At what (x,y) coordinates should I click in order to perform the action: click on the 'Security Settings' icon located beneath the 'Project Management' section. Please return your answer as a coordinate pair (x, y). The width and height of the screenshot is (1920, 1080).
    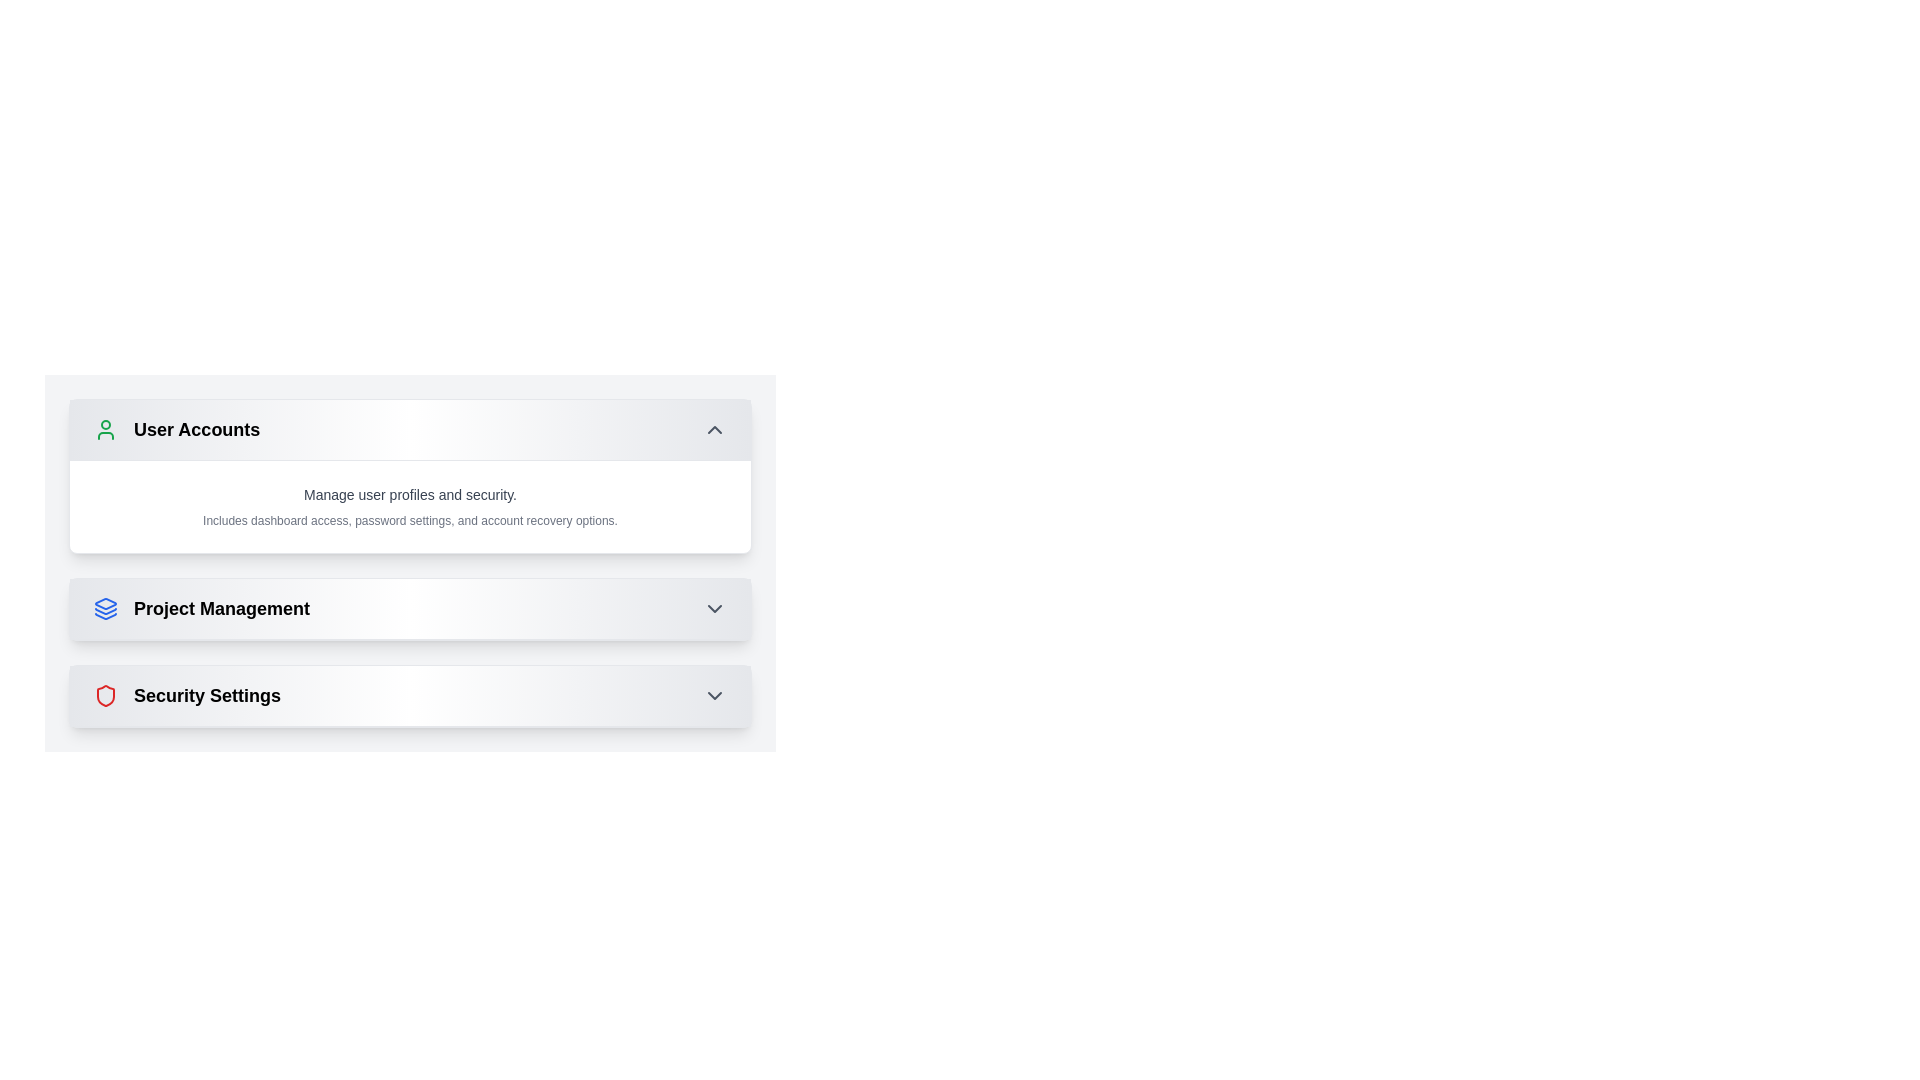
    Looking at the image, I should click on (104, 694).